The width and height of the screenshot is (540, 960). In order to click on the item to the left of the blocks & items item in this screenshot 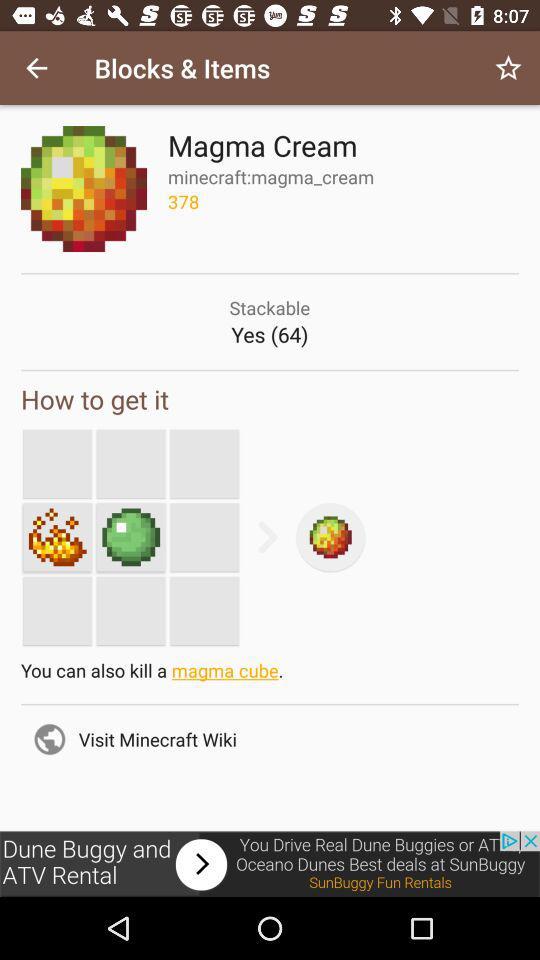, I will do `click(36, 68)`.